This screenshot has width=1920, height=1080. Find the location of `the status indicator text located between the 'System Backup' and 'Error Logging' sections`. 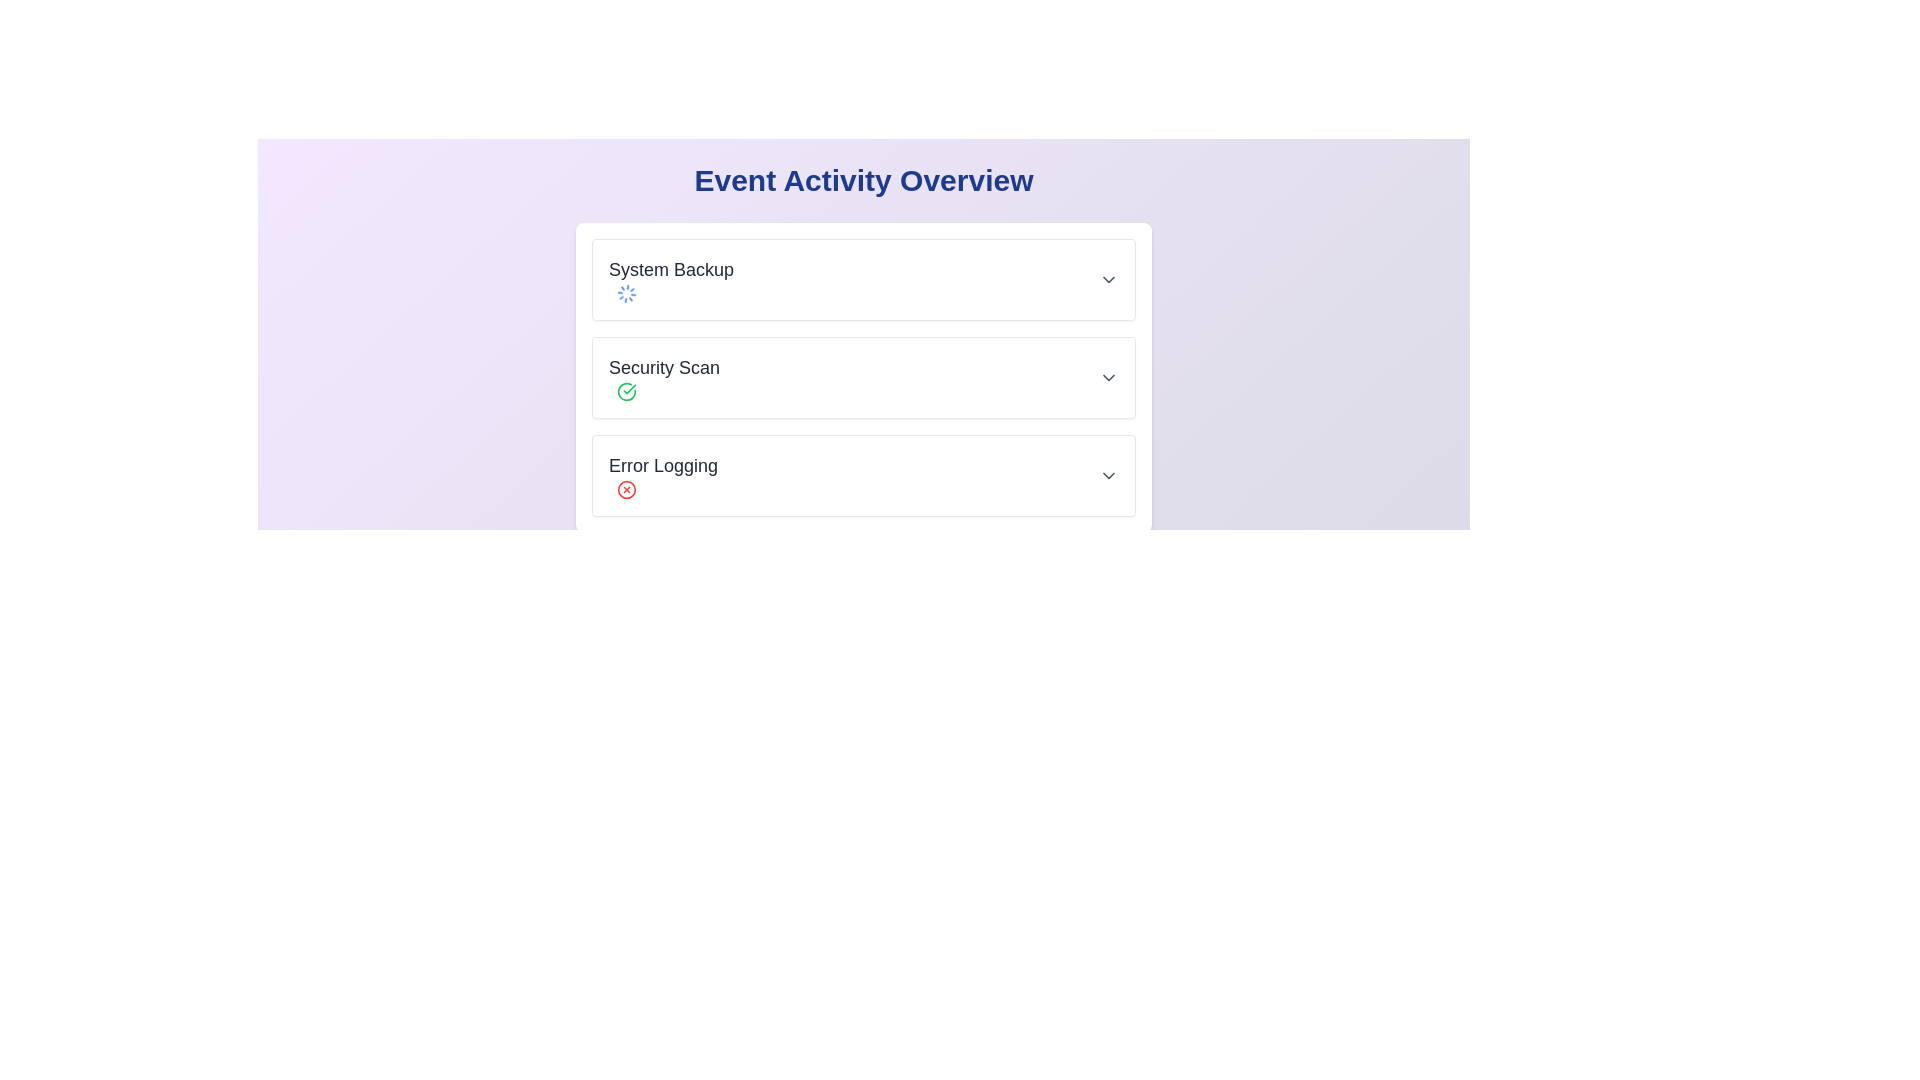

the status indicator text located between the 'System Backup' and 'Error Logging' sections is located at coordinates (664, 378).